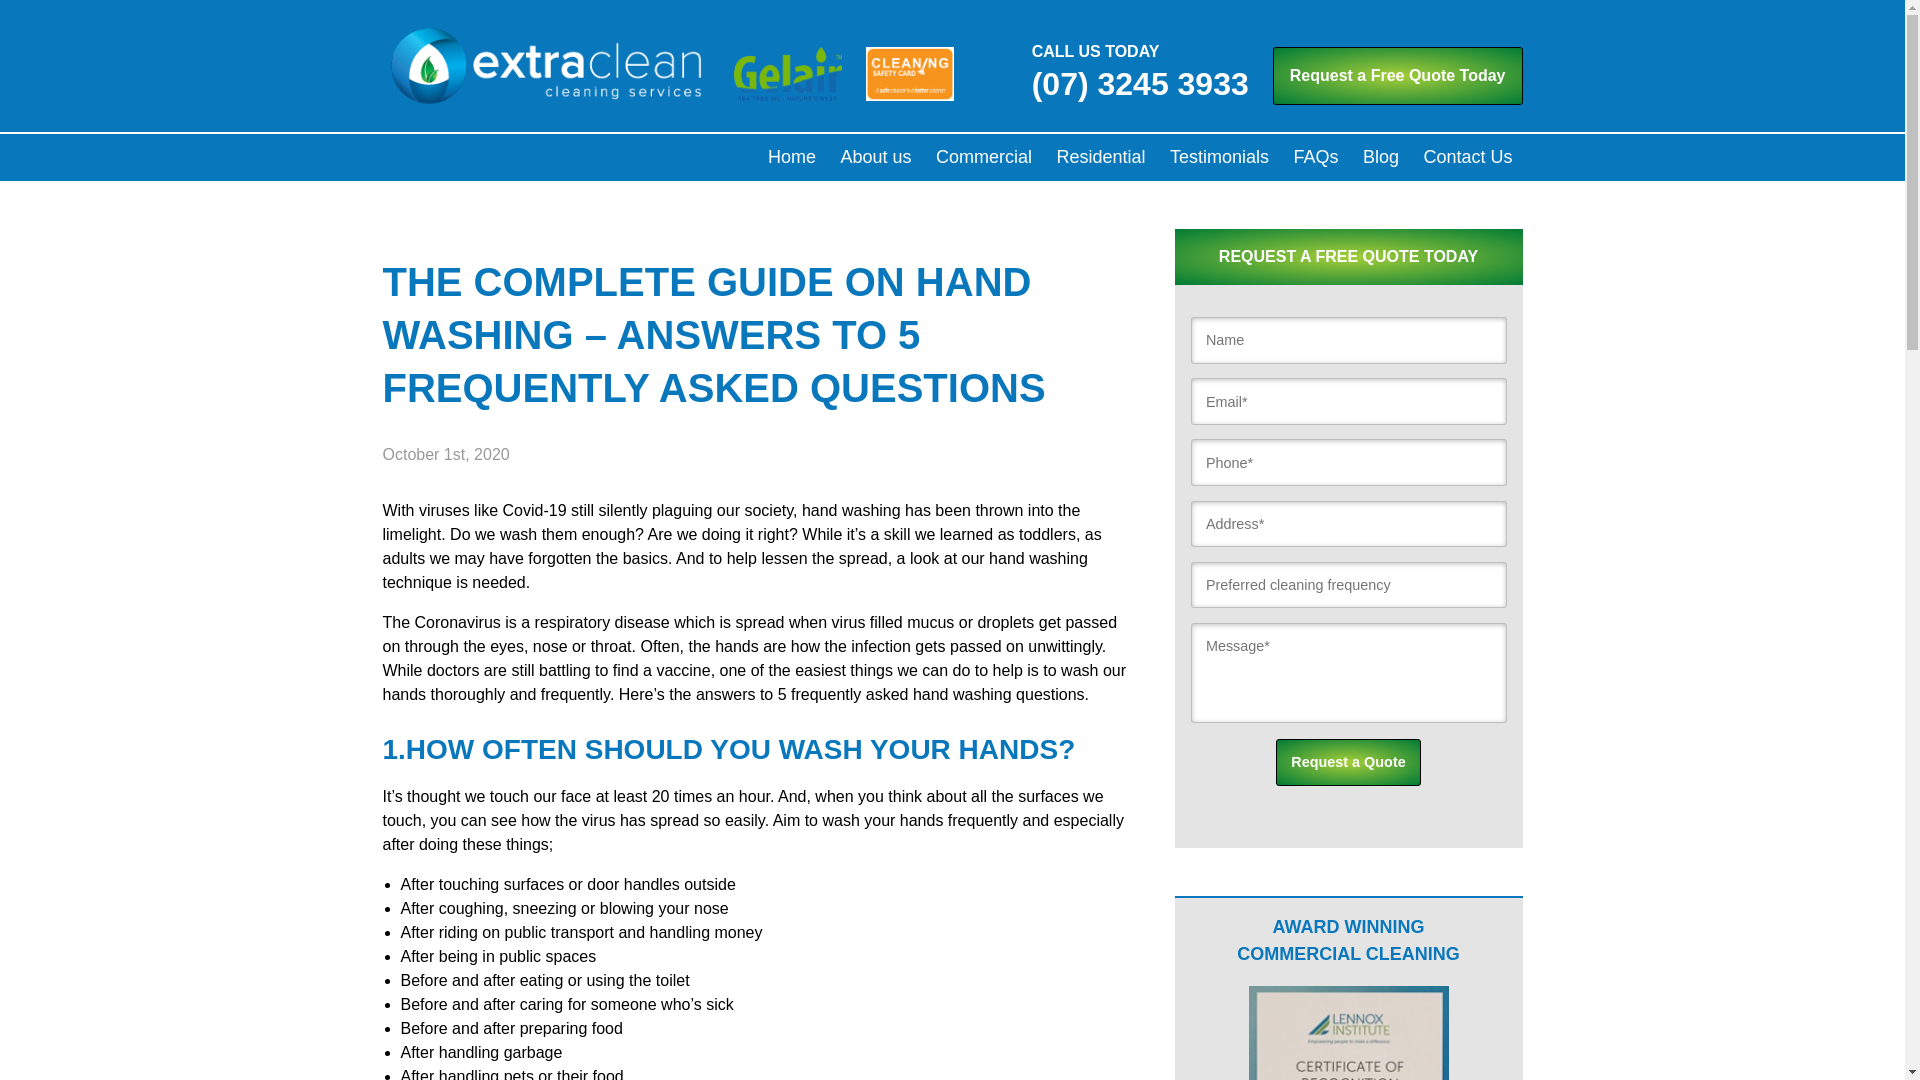 This screenshot has width=1920, height=1080. What do you see at coordinates (983, 156) in the screenshot?
I see `'Commercial'` at bounding box center [983, 156].